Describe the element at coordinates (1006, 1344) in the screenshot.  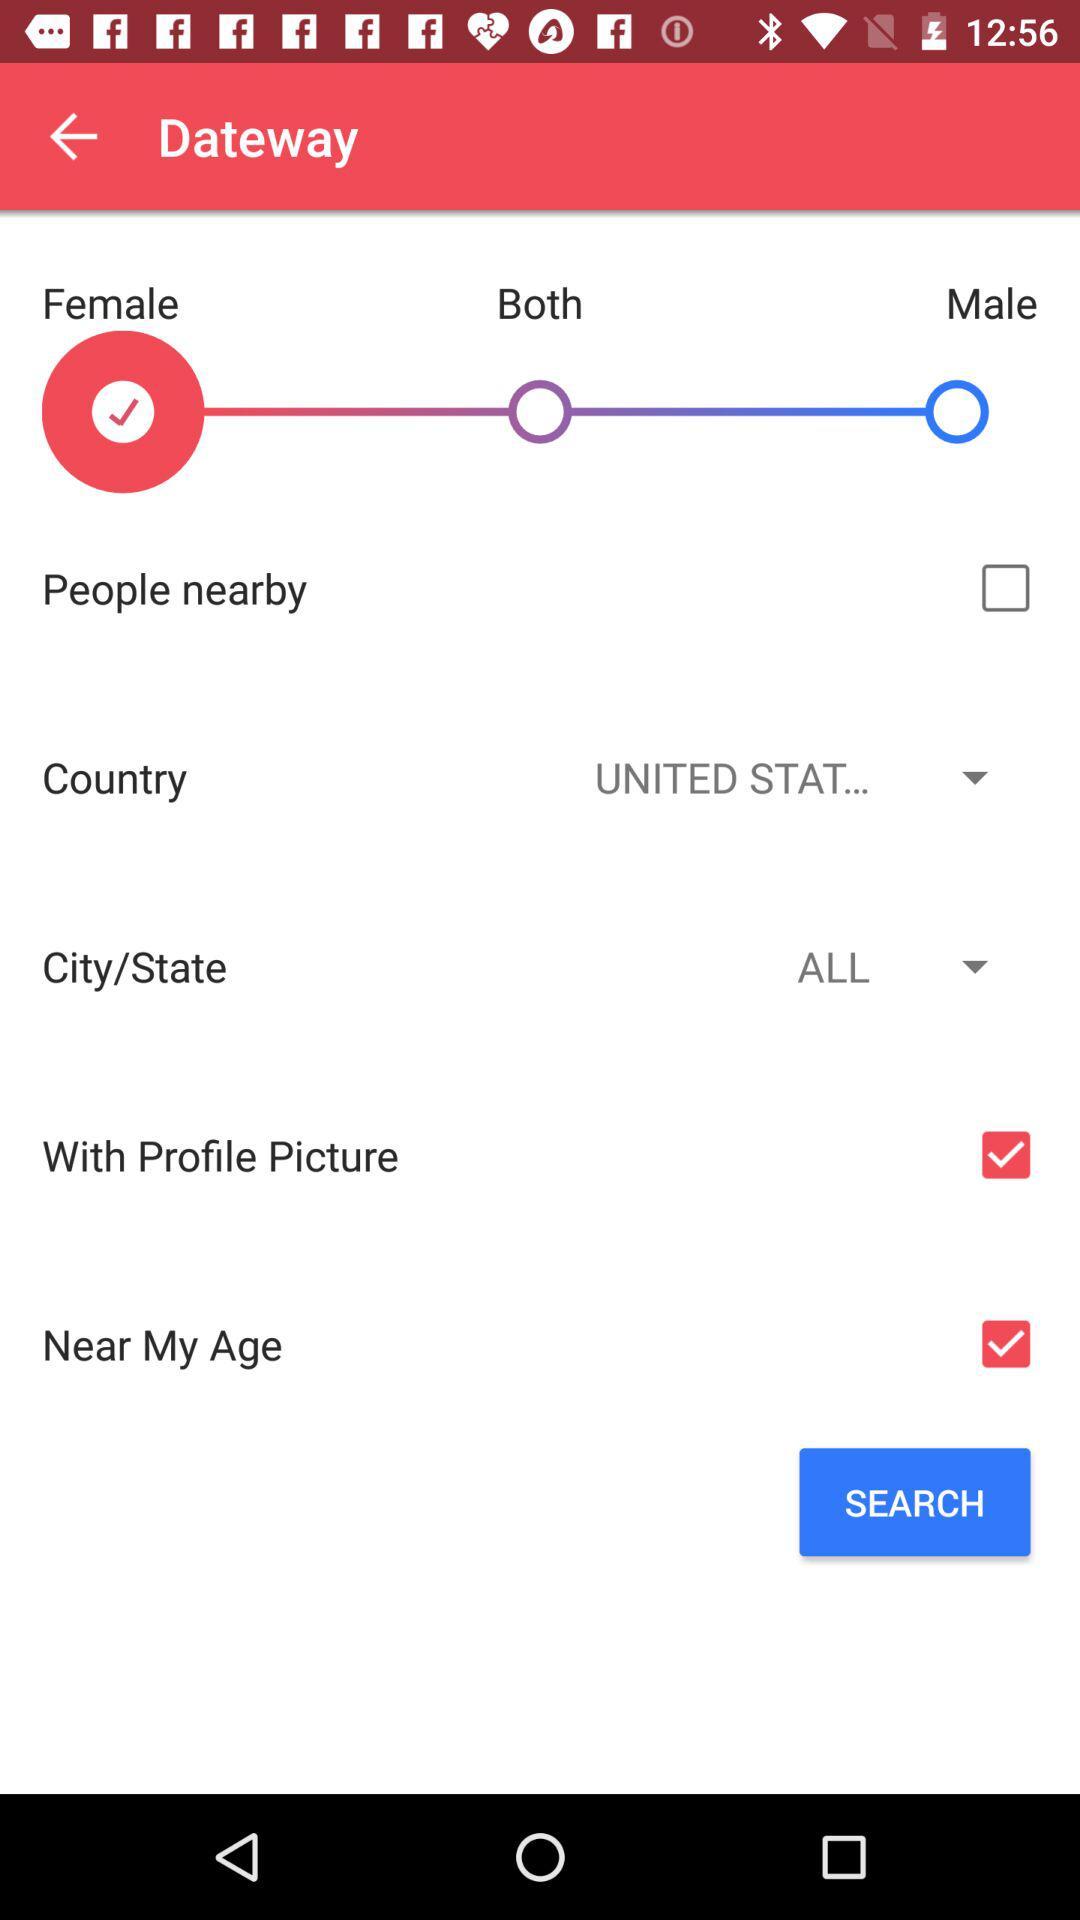
I see `the check box which is above search button on the page` at that location.